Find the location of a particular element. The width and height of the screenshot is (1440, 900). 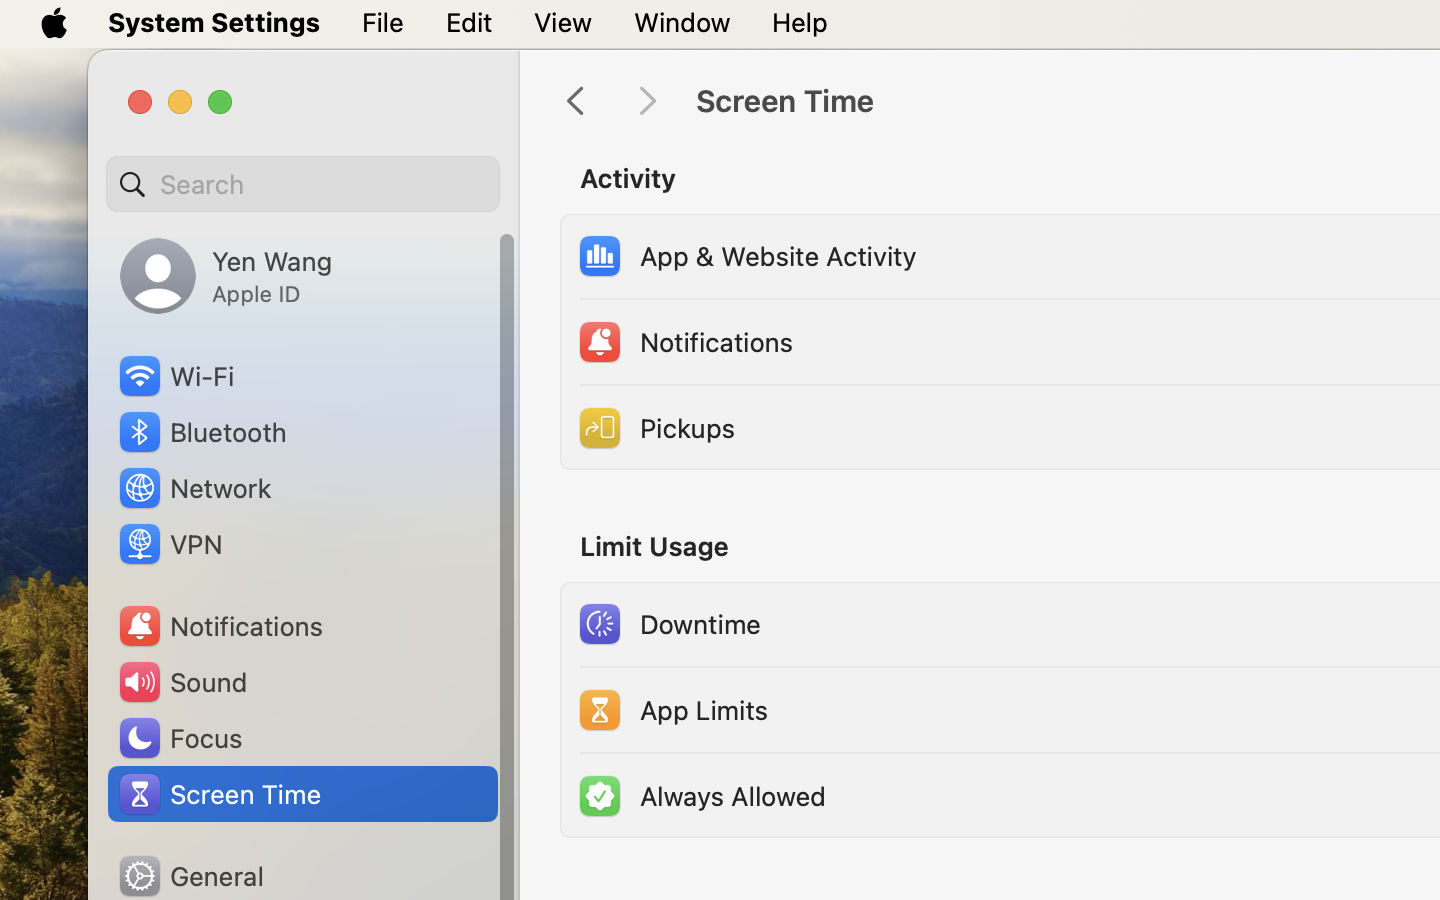

'Bluetooth' is located at coordinates (202, 432).